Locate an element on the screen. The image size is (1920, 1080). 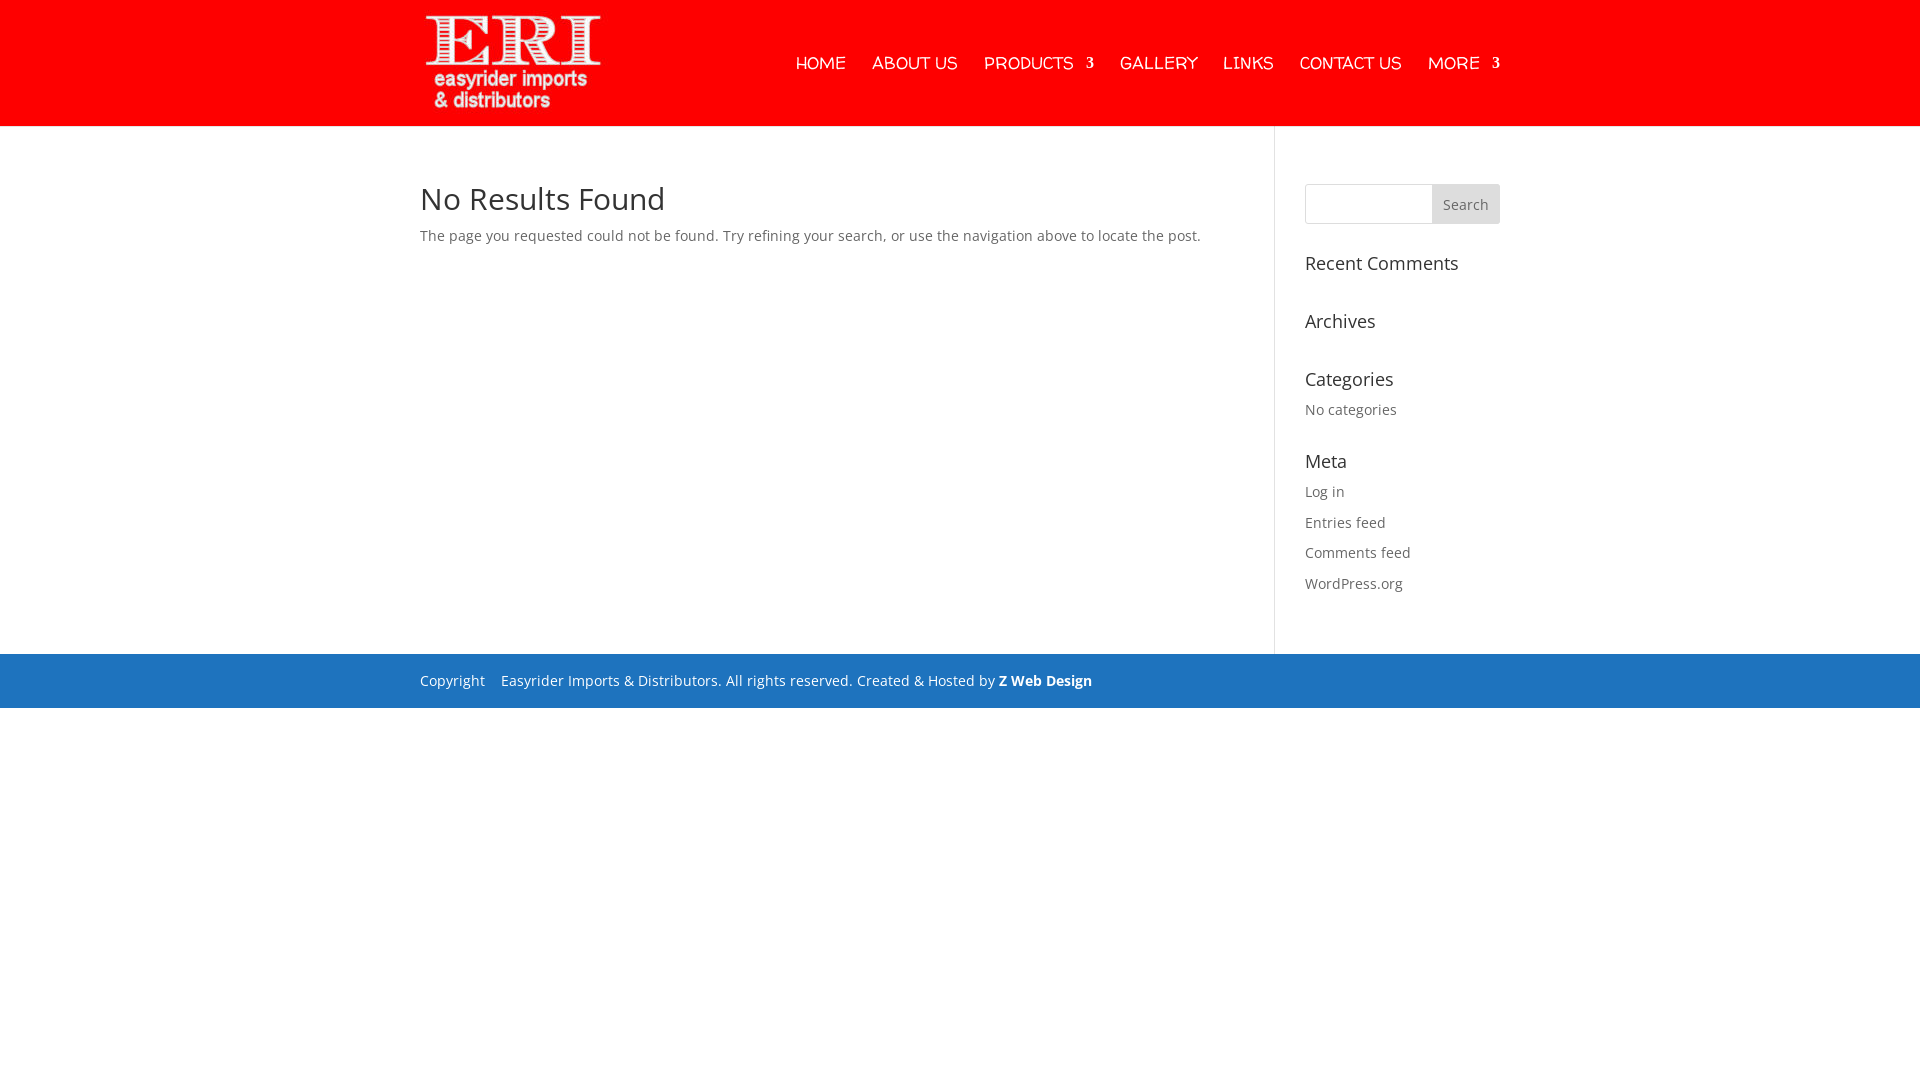
'WordPress.org' is located at coordinates (1353, 583).